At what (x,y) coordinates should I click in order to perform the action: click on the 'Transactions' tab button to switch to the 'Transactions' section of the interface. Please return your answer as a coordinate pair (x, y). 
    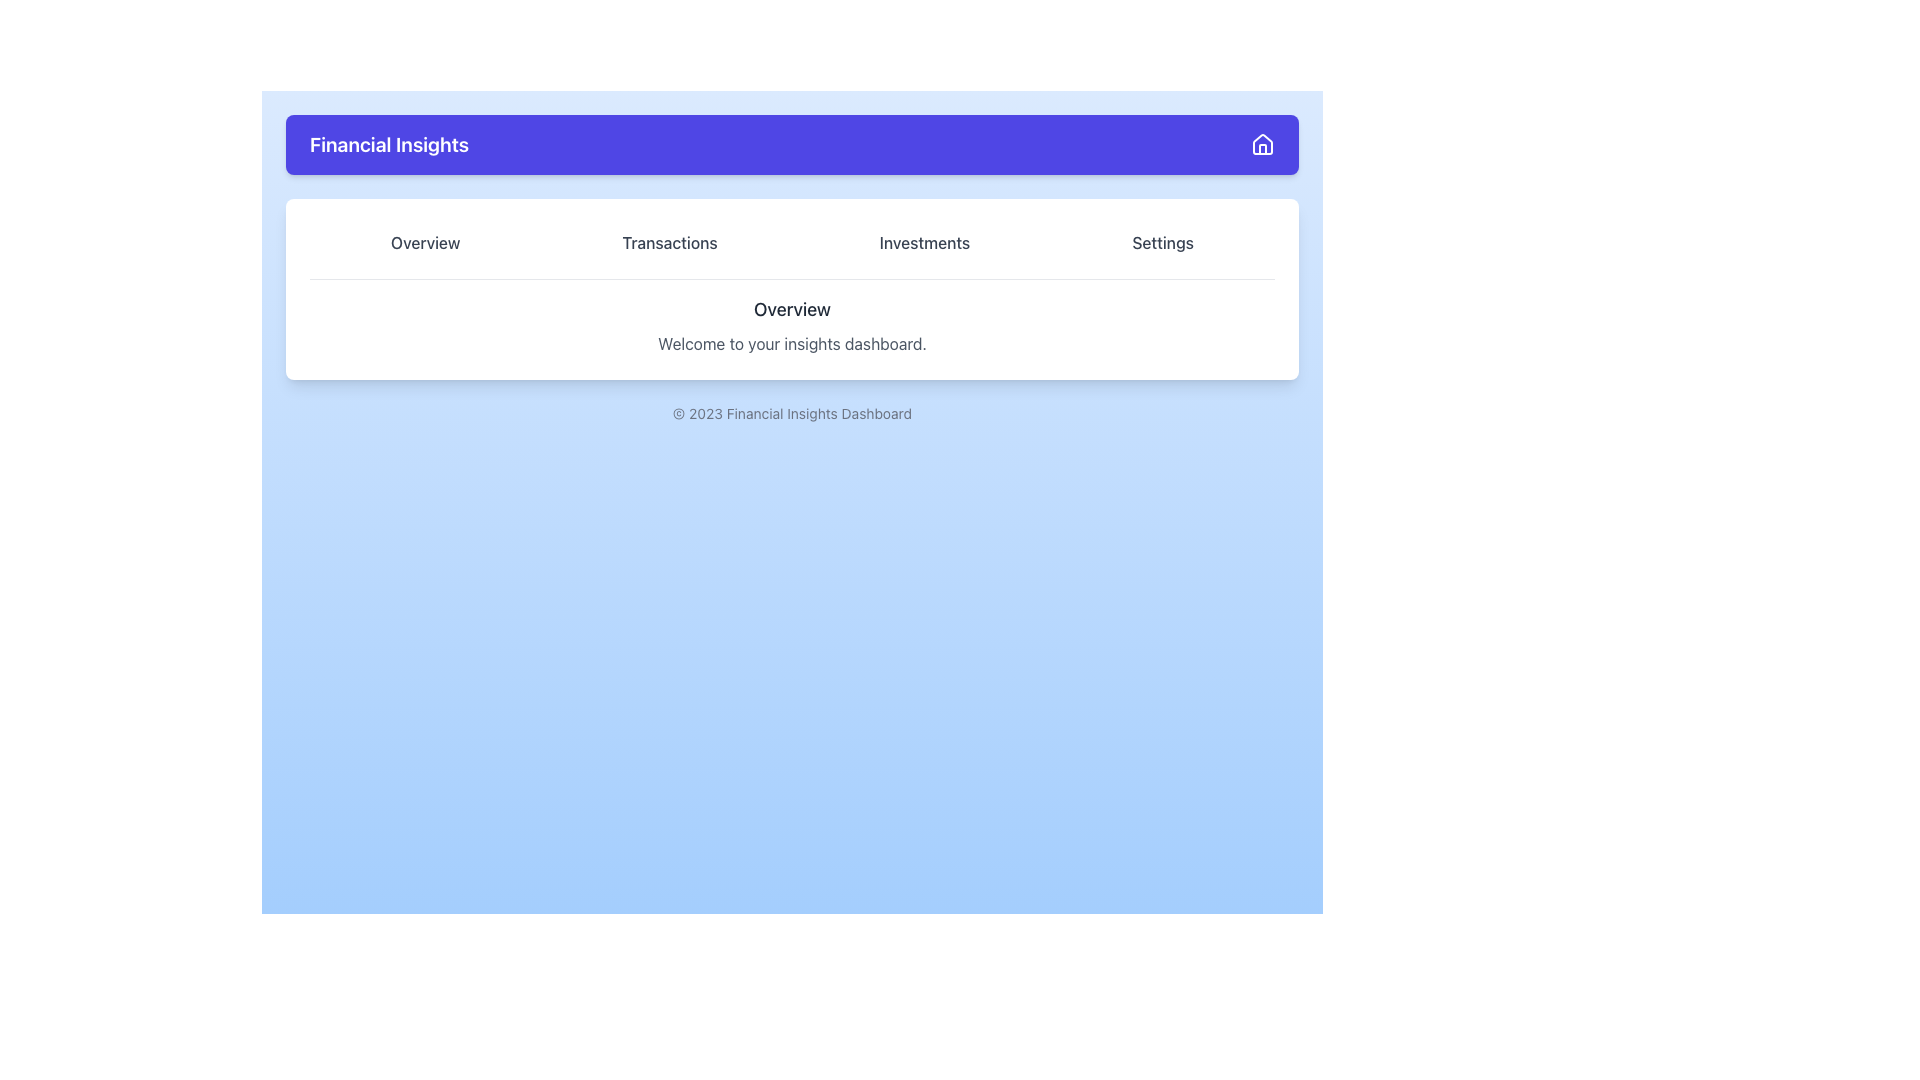
    Looking at the image, I should click on (670, 242).